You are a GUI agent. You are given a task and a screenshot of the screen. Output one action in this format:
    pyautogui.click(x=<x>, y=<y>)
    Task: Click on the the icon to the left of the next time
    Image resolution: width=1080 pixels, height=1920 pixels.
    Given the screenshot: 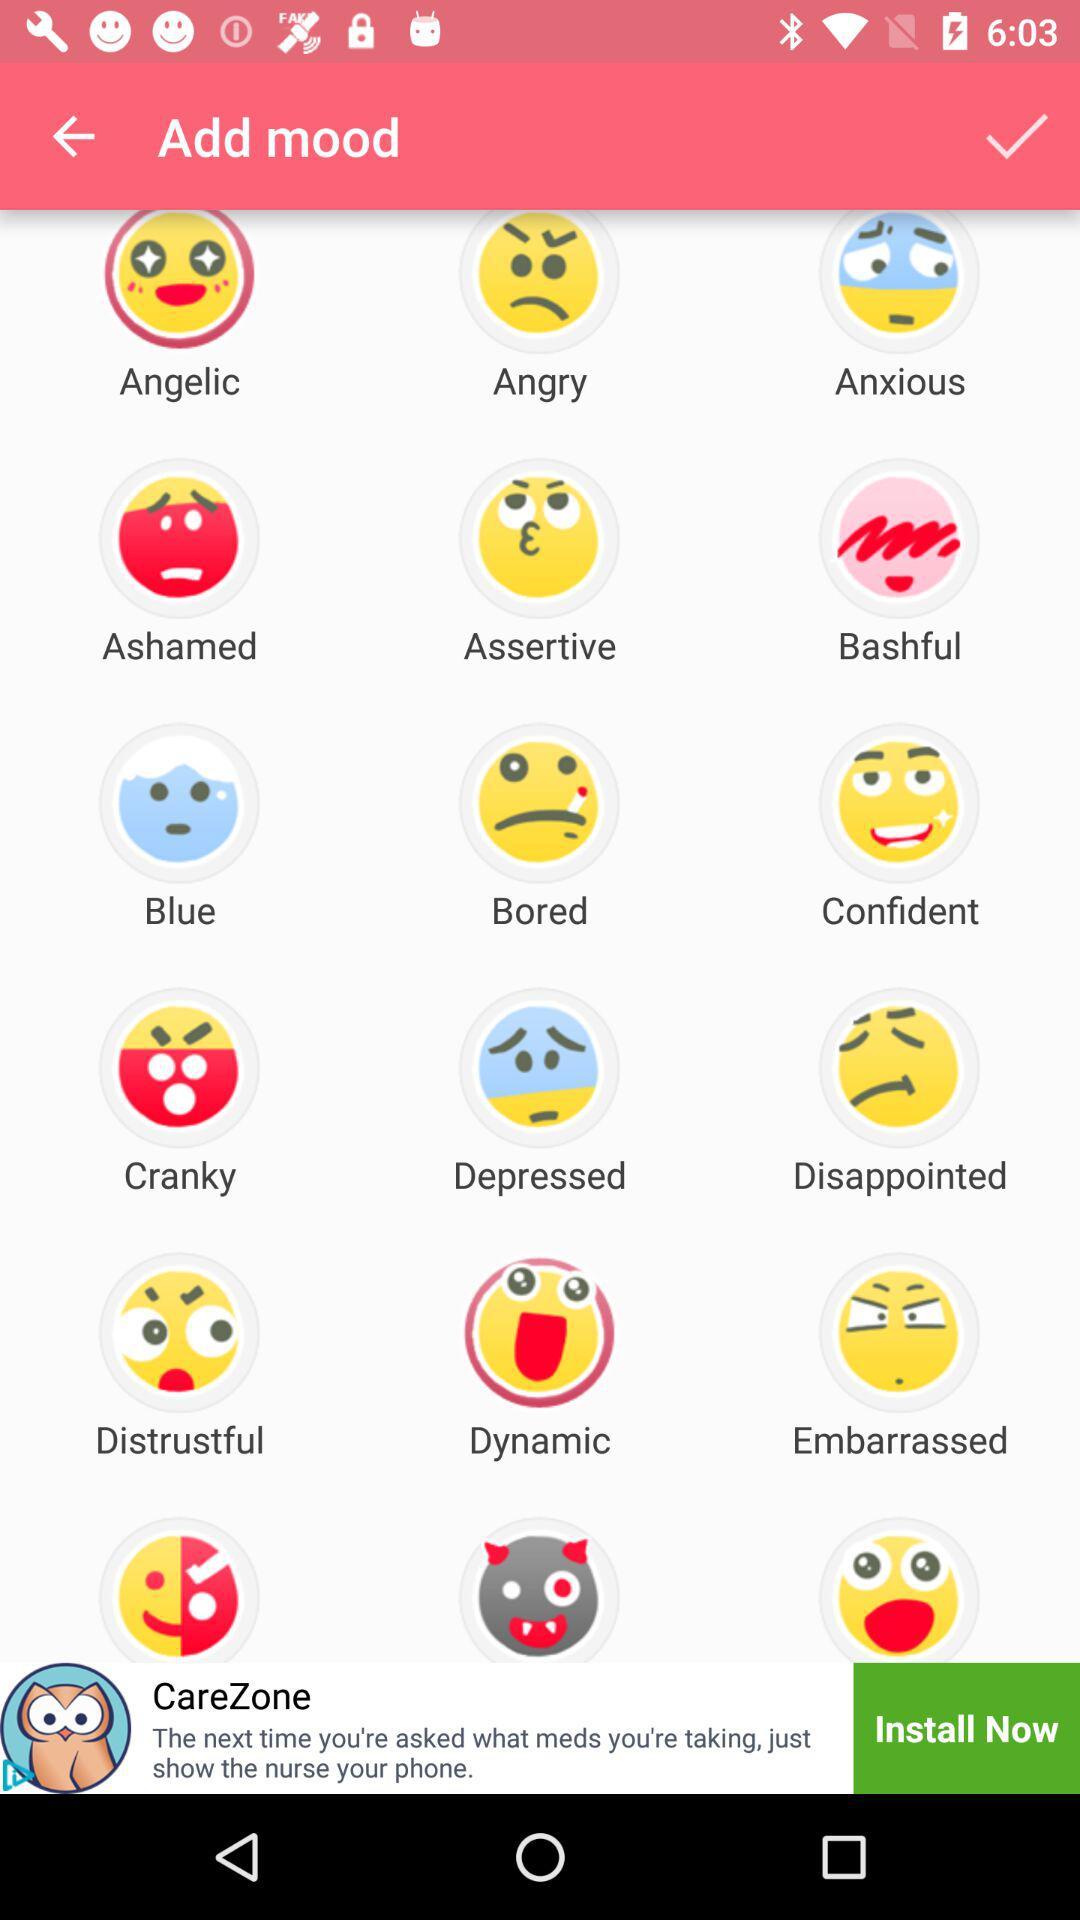 What is the action you would take?
    pyautogui.click(x=18, y=1775)
    